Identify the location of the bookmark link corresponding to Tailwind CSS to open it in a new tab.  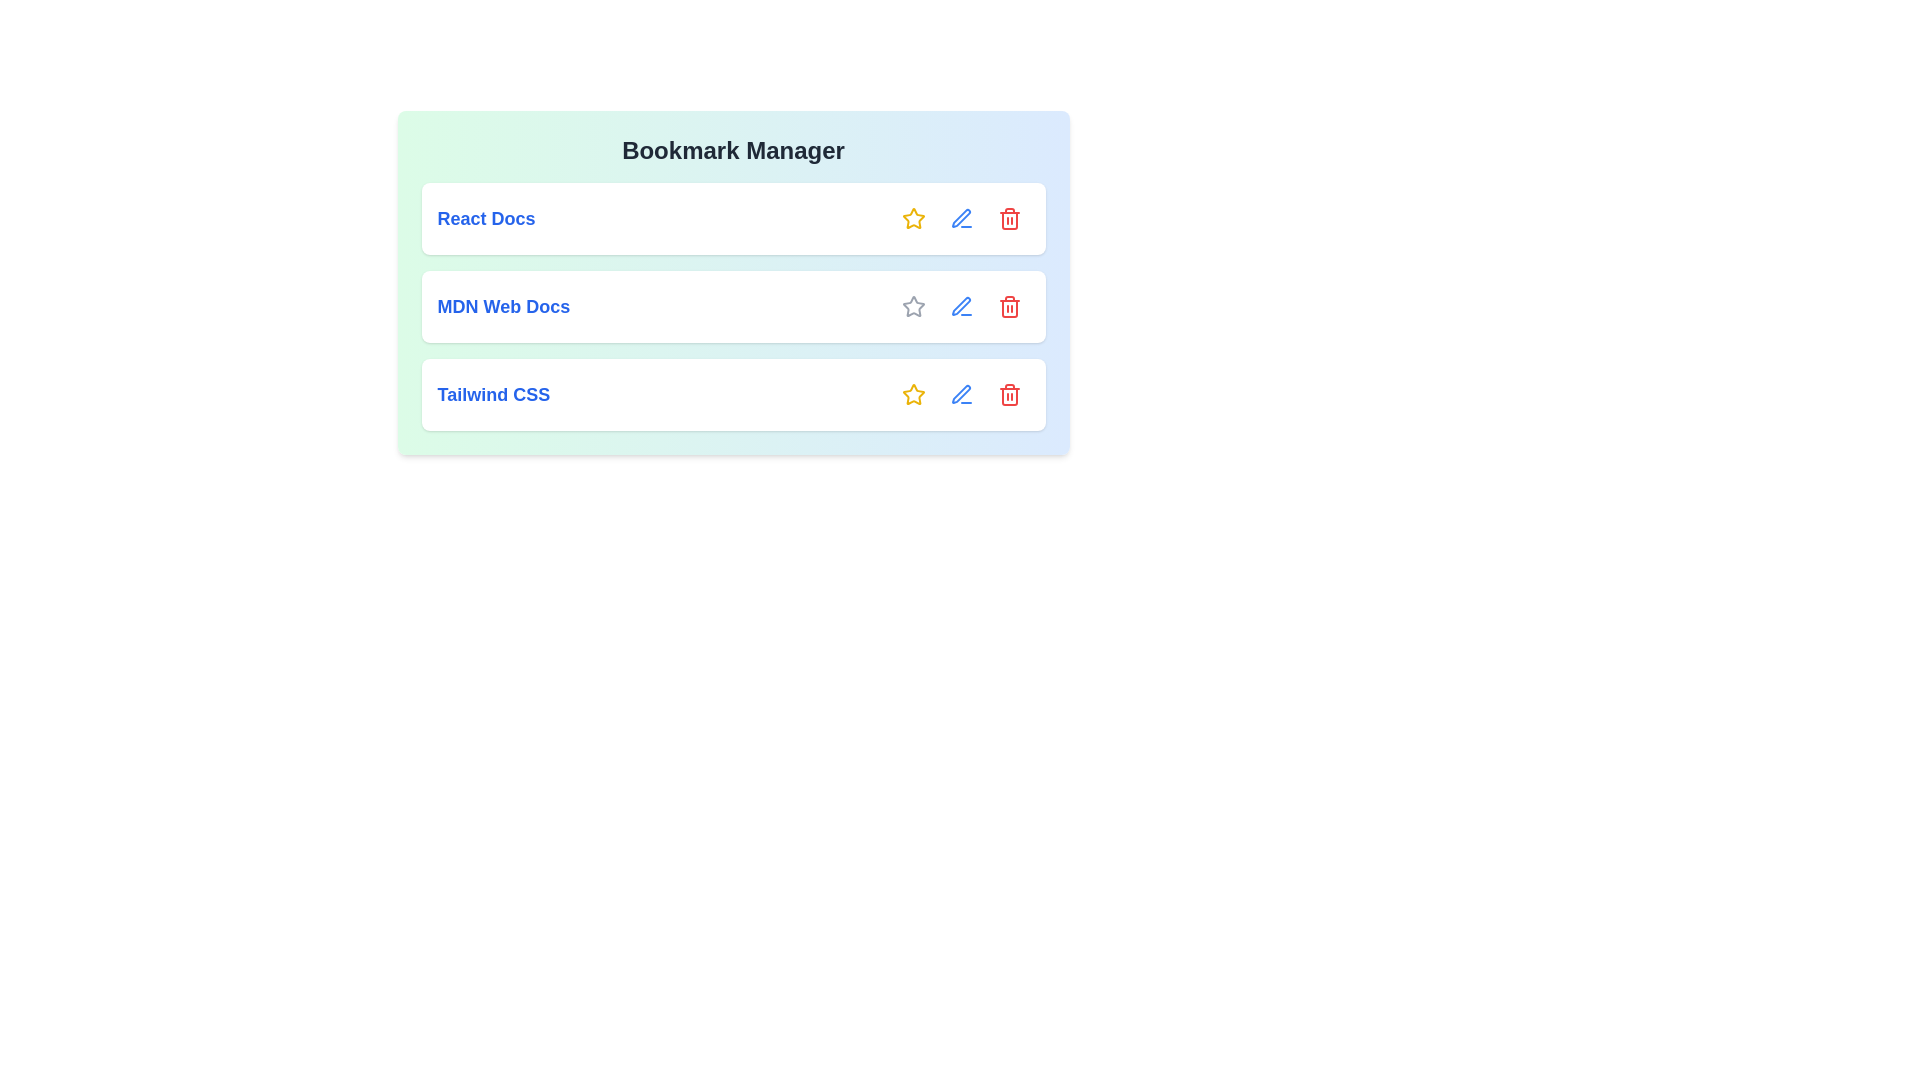
(493, 394).